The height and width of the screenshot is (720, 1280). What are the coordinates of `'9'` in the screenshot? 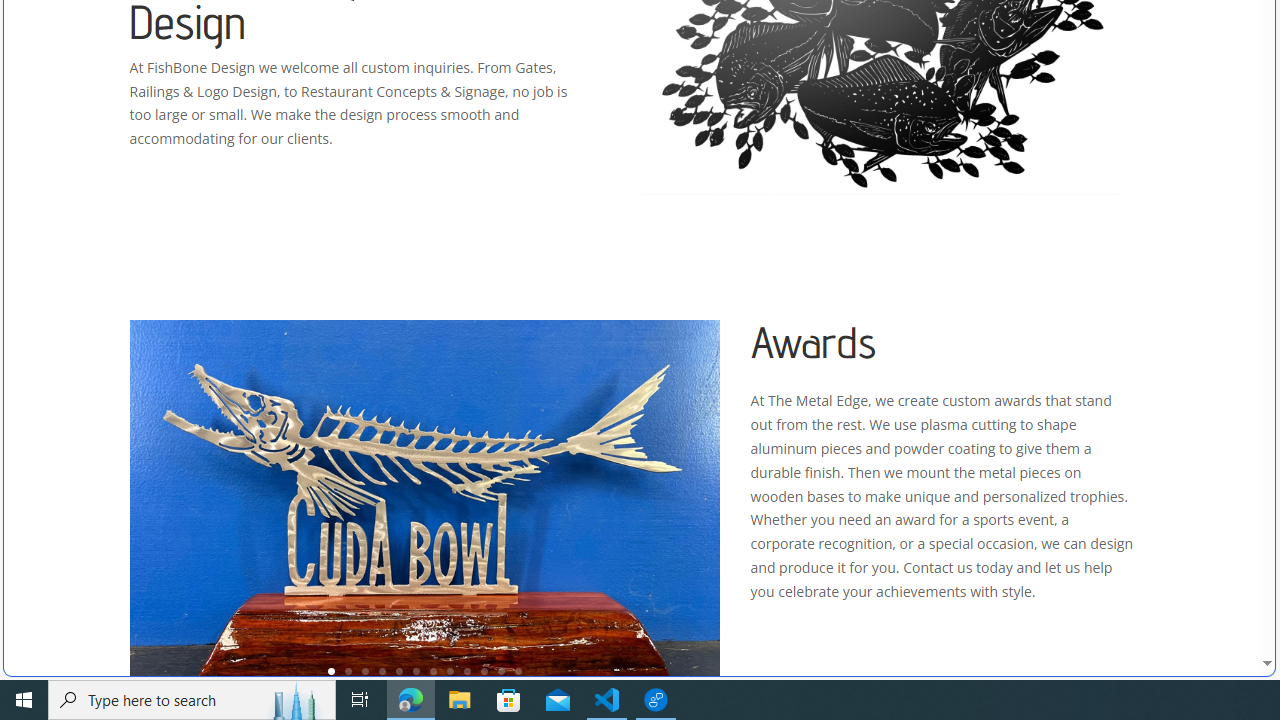 It's located at (466, 671).